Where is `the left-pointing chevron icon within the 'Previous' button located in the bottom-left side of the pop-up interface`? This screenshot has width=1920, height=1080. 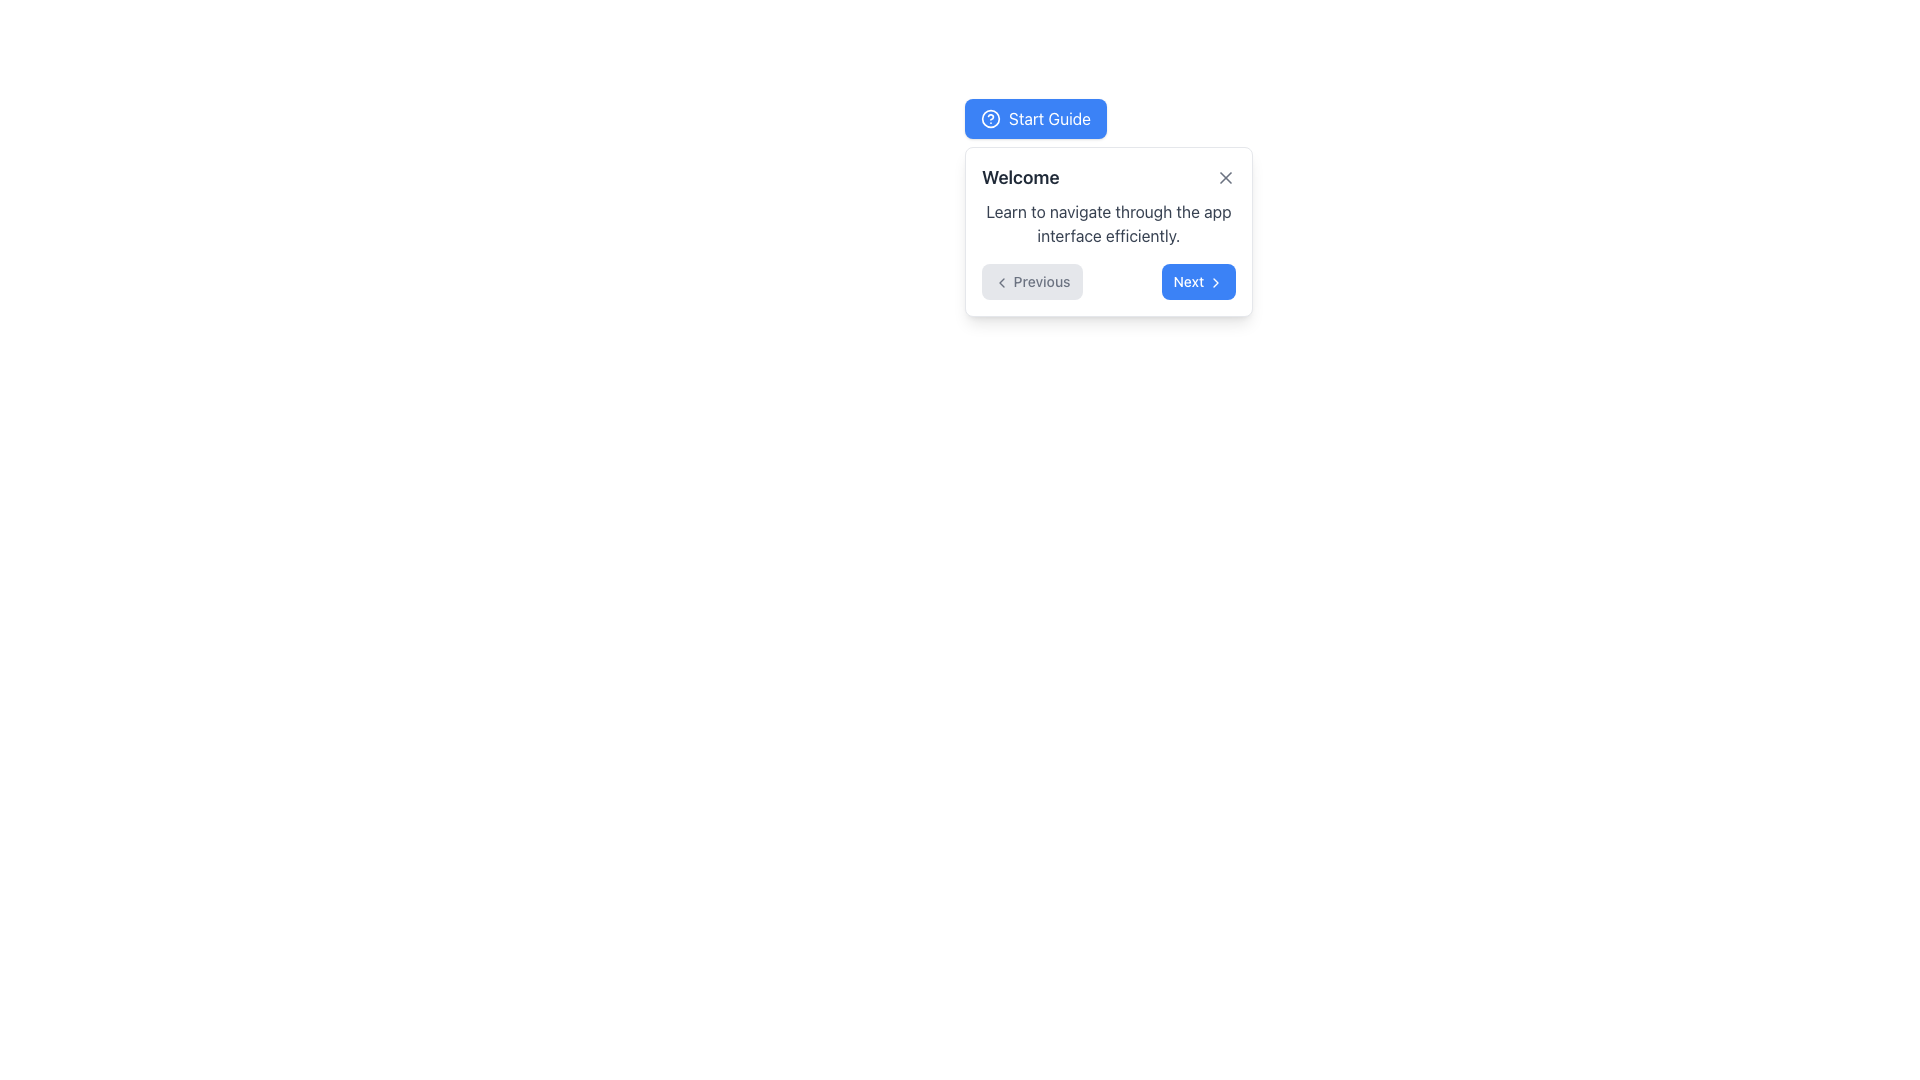 the left-pointing chevron icon within the 'Previous' button located in the bottom-left side of the pop-up interface is located at coordinates (1001, 283).